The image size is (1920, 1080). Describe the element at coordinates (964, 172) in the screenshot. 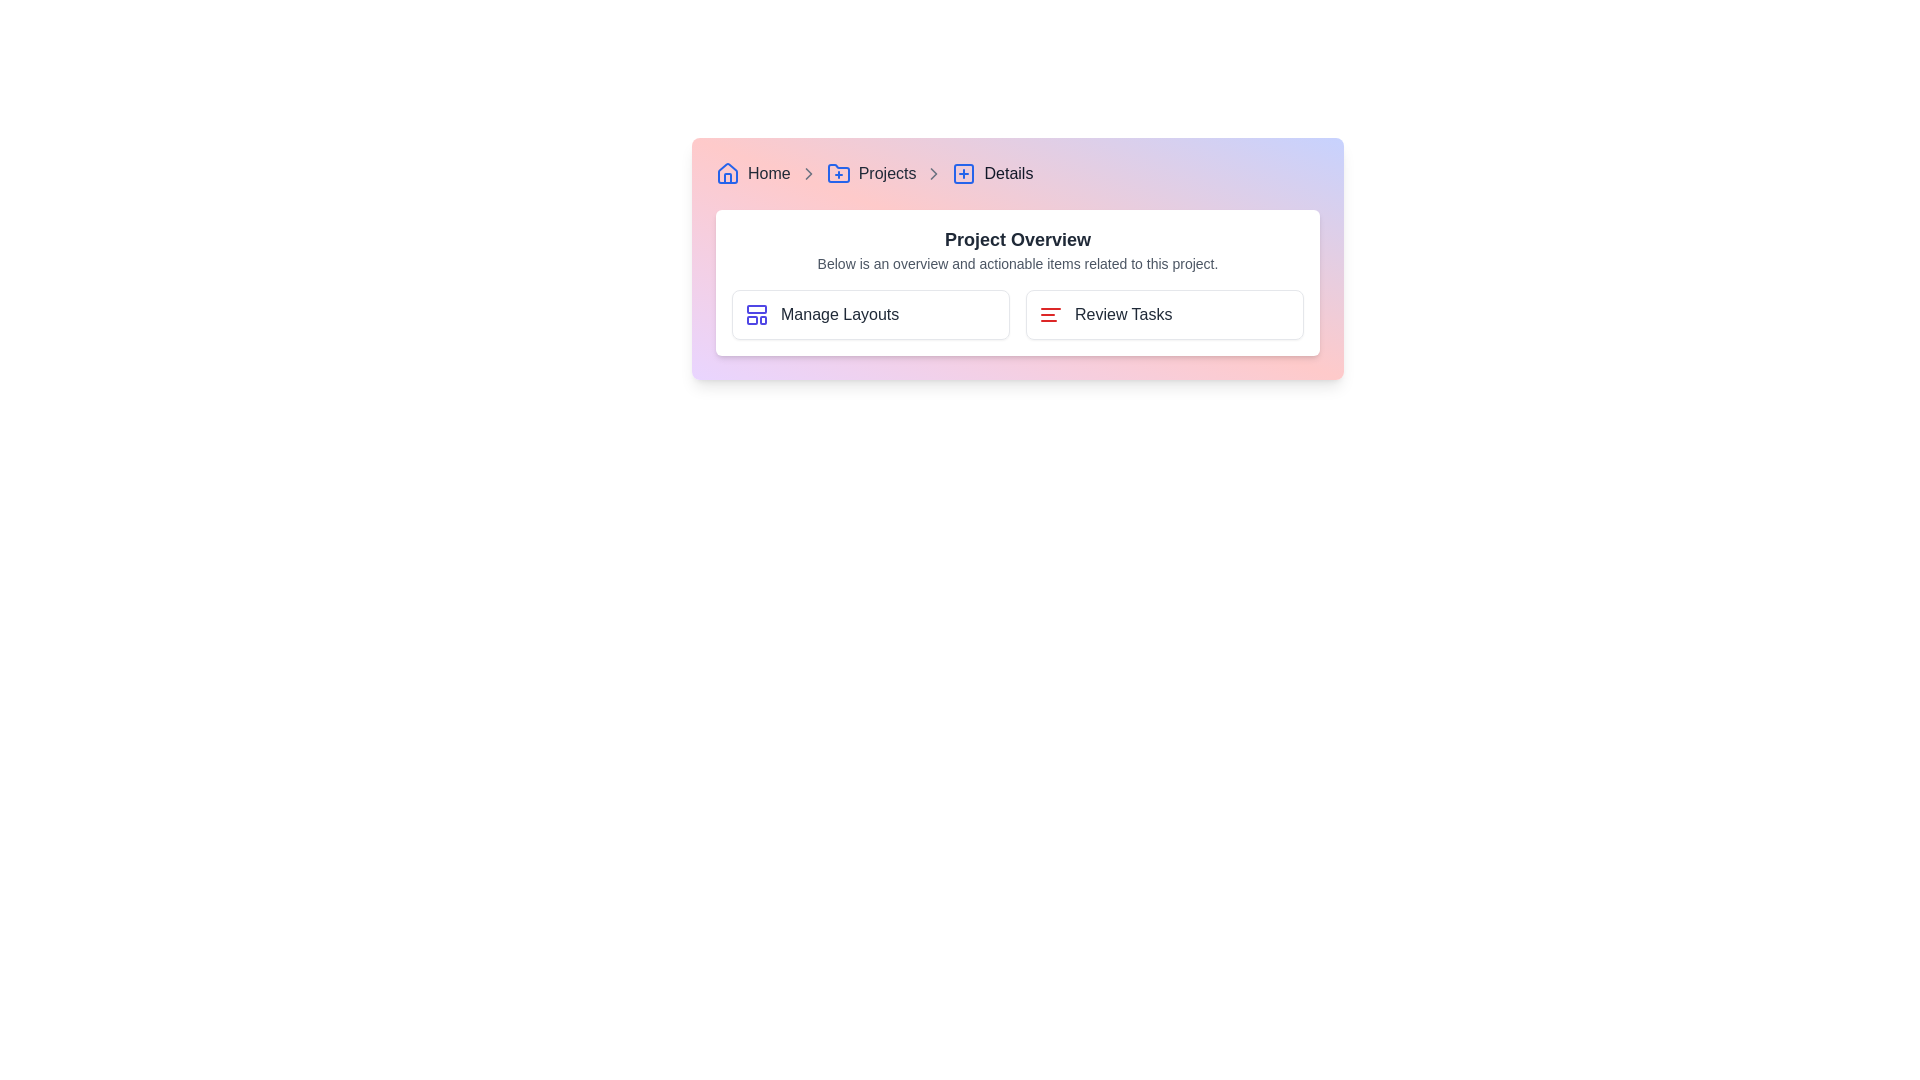

I see `the addition icon located in the breadcrumb navigation bar, positioned to the right of the 'Projects' label and icon, and slightly to the left of the 'Details' label` at that location.